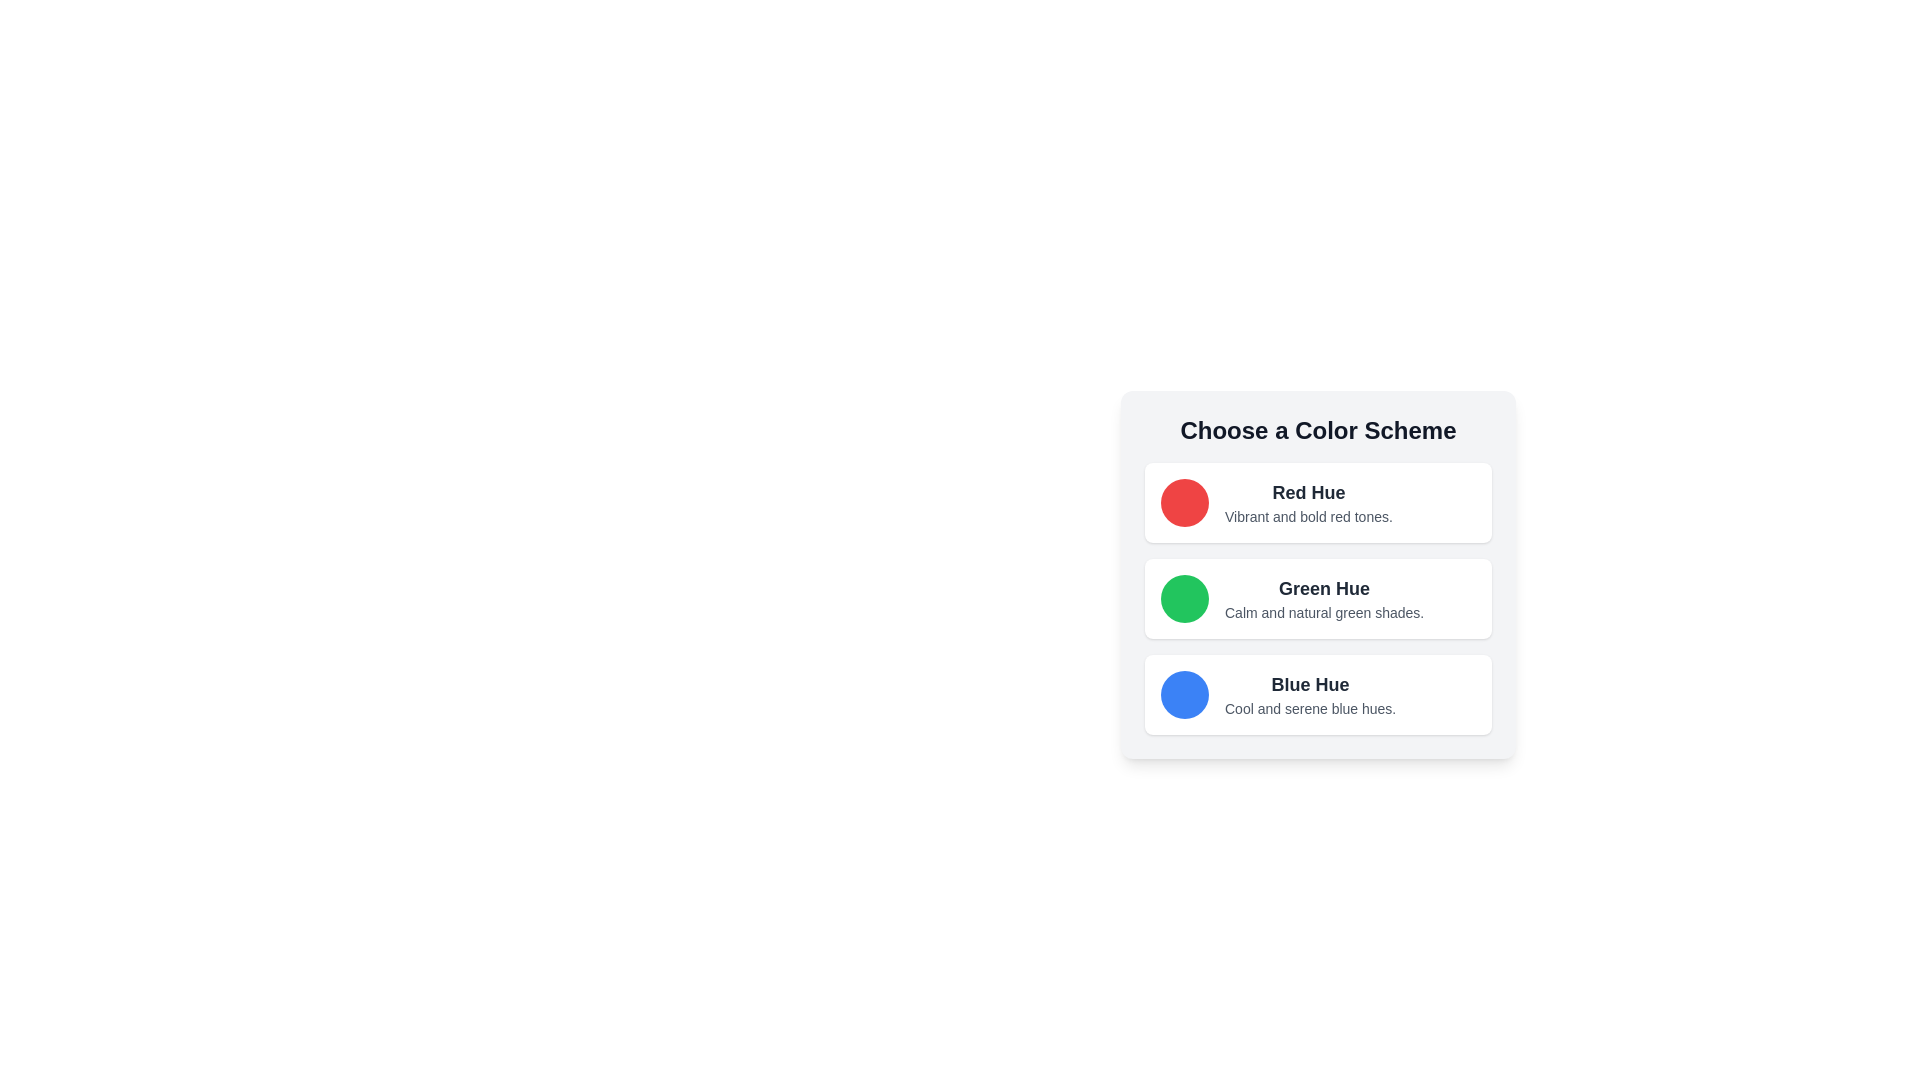 The height and width of the screenshot is (1080, 1920). What do you see at coordinates (1308, 515) in the screenshot?
I see `the text label displaying 'Vibrant and bold red tones.' which is located below the 'Red Hue' title in the first group of the selection card` at bounding box center [1308, 515].